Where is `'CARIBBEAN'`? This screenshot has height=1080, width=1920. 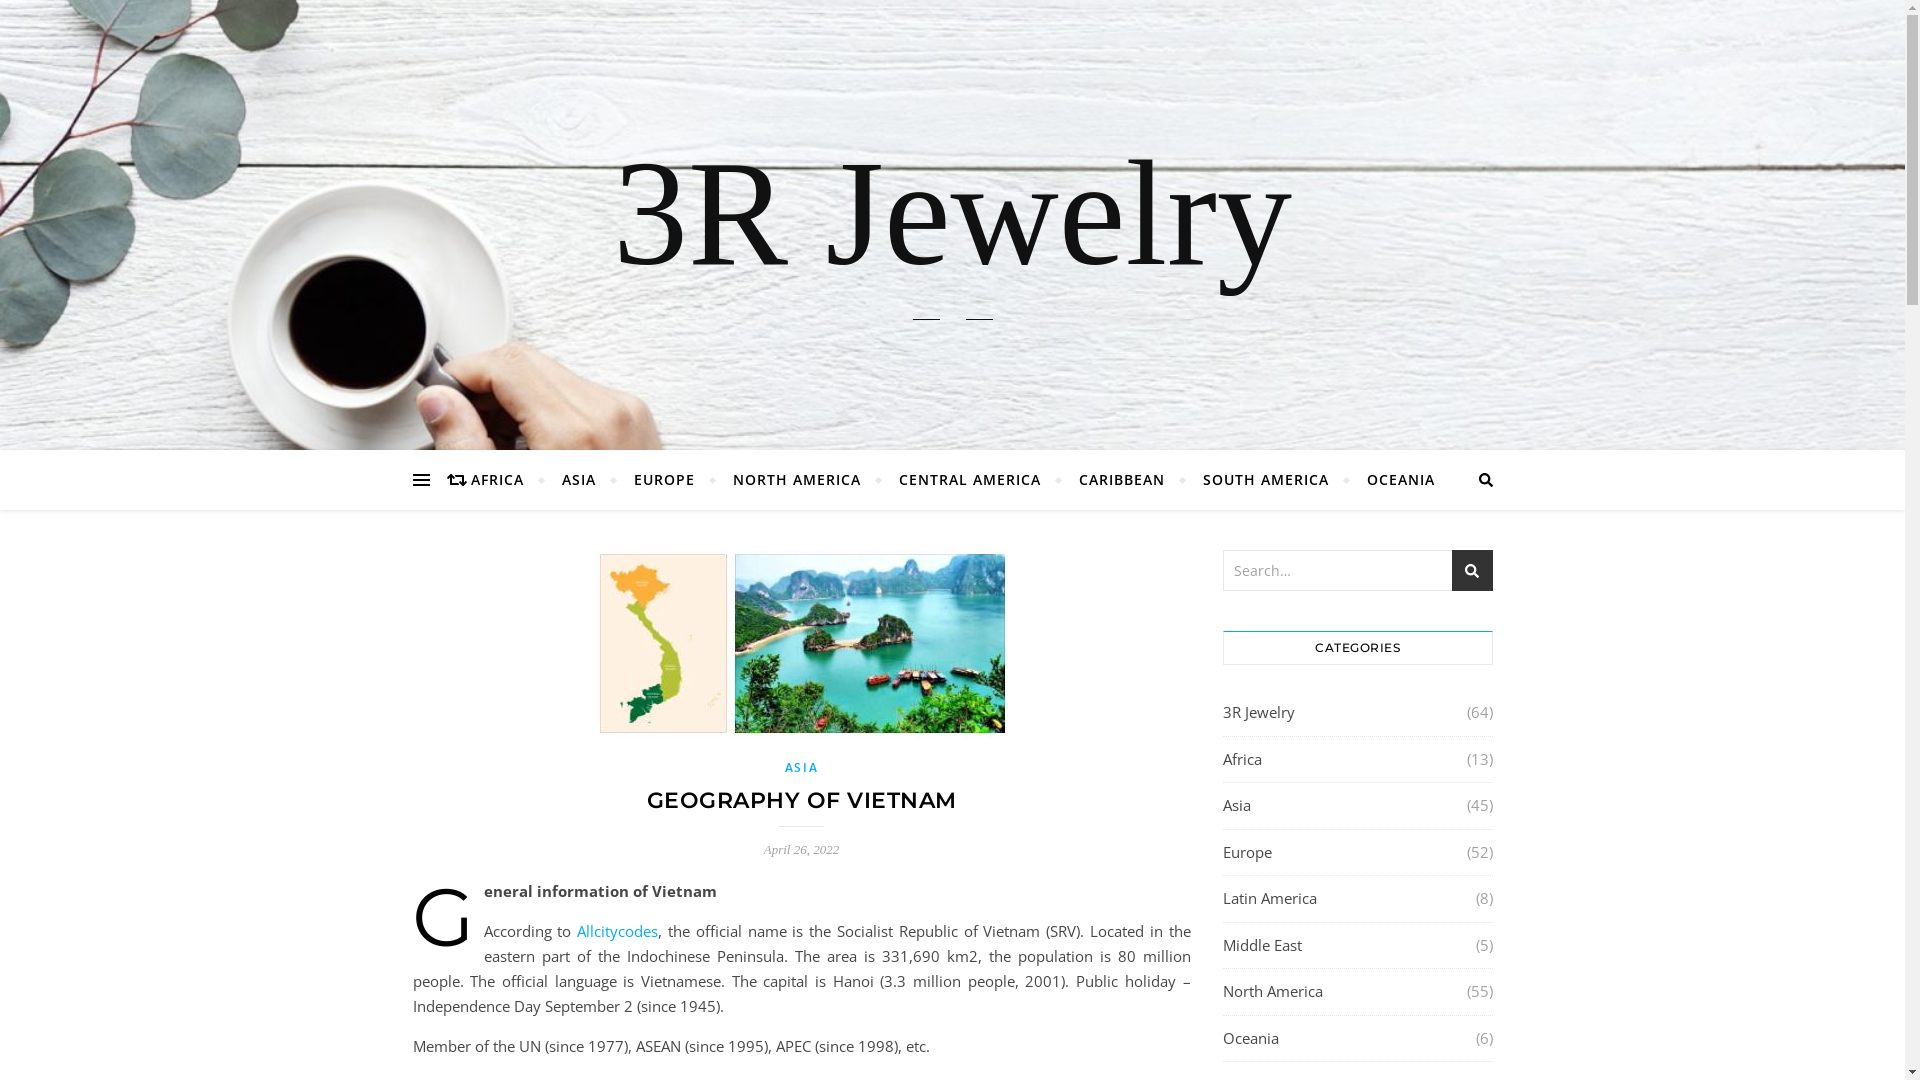
'CARIBBEAN' is located at coordinates (1122, 479).